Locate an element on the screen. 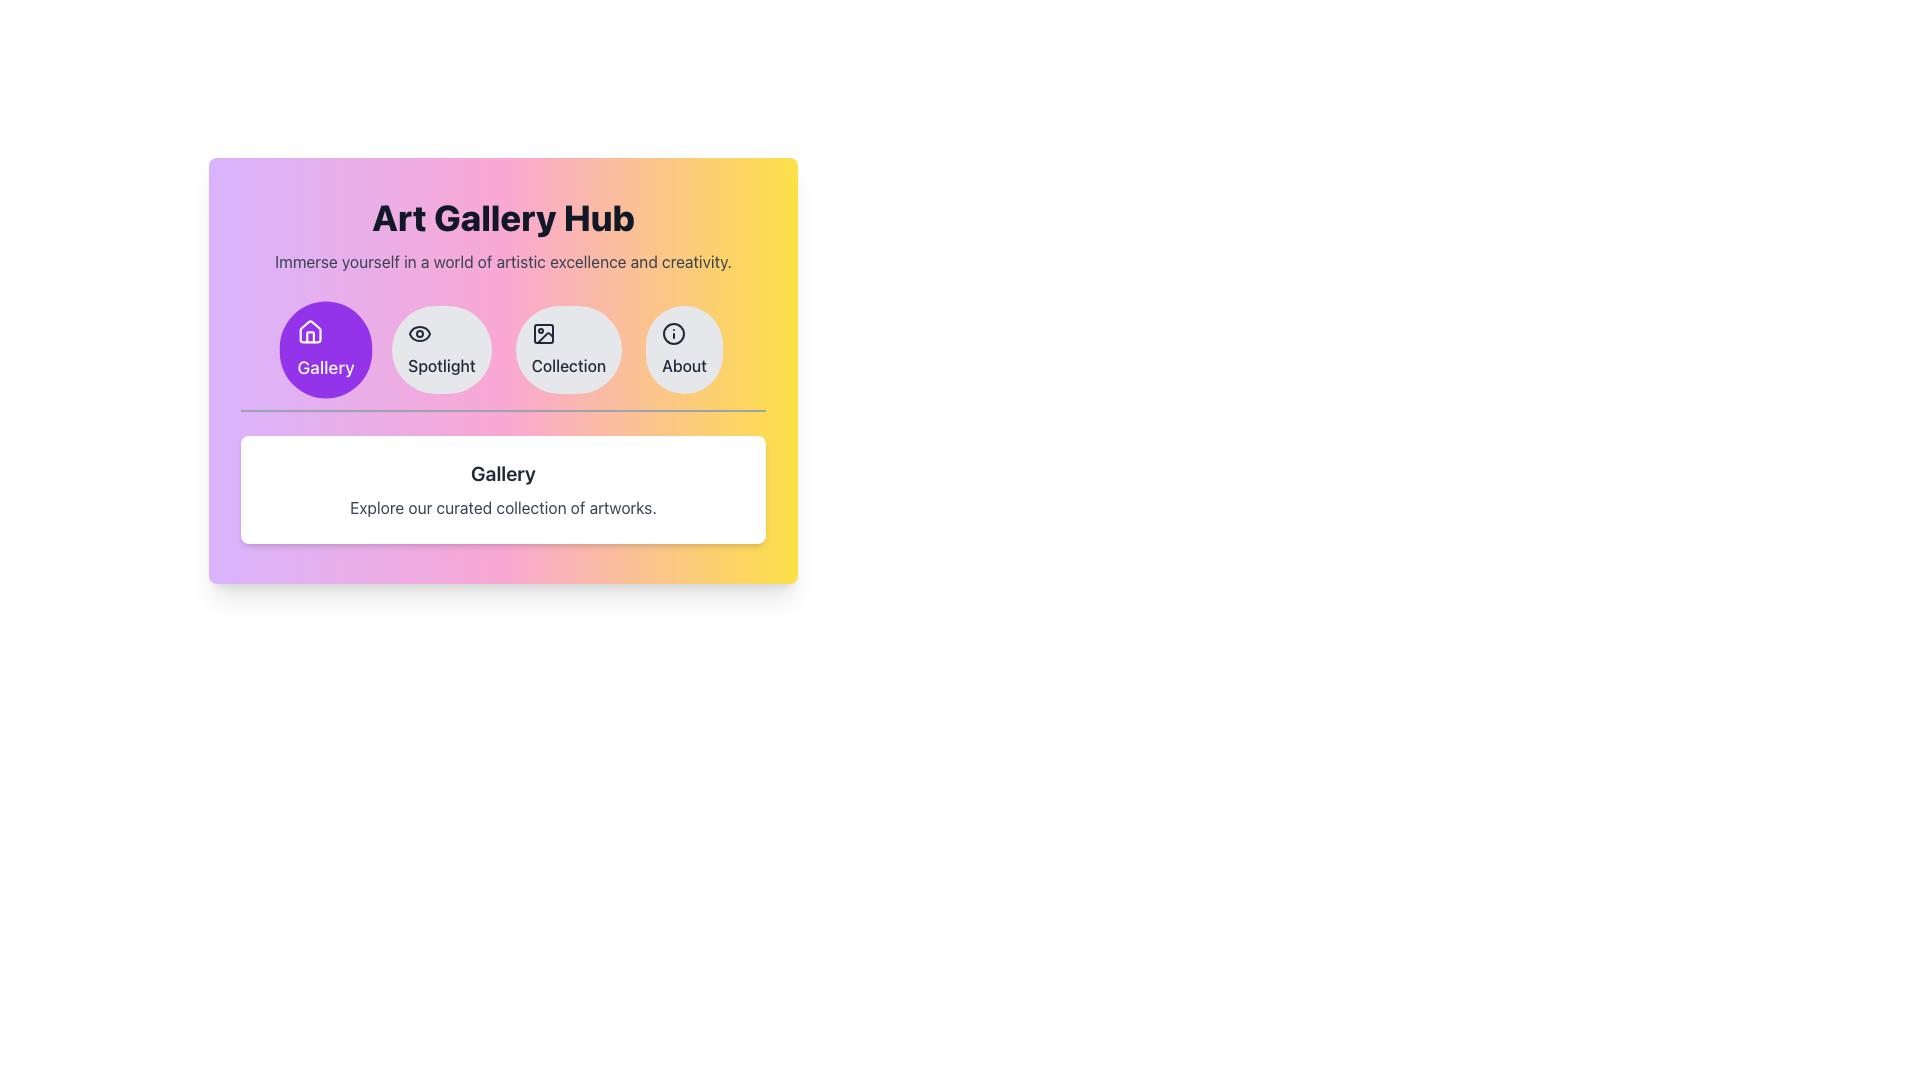  the title text 'Gallery', which is positioned centrally within a white box, indicating the purpose of the gallery content is located at coordinates (503, 474).